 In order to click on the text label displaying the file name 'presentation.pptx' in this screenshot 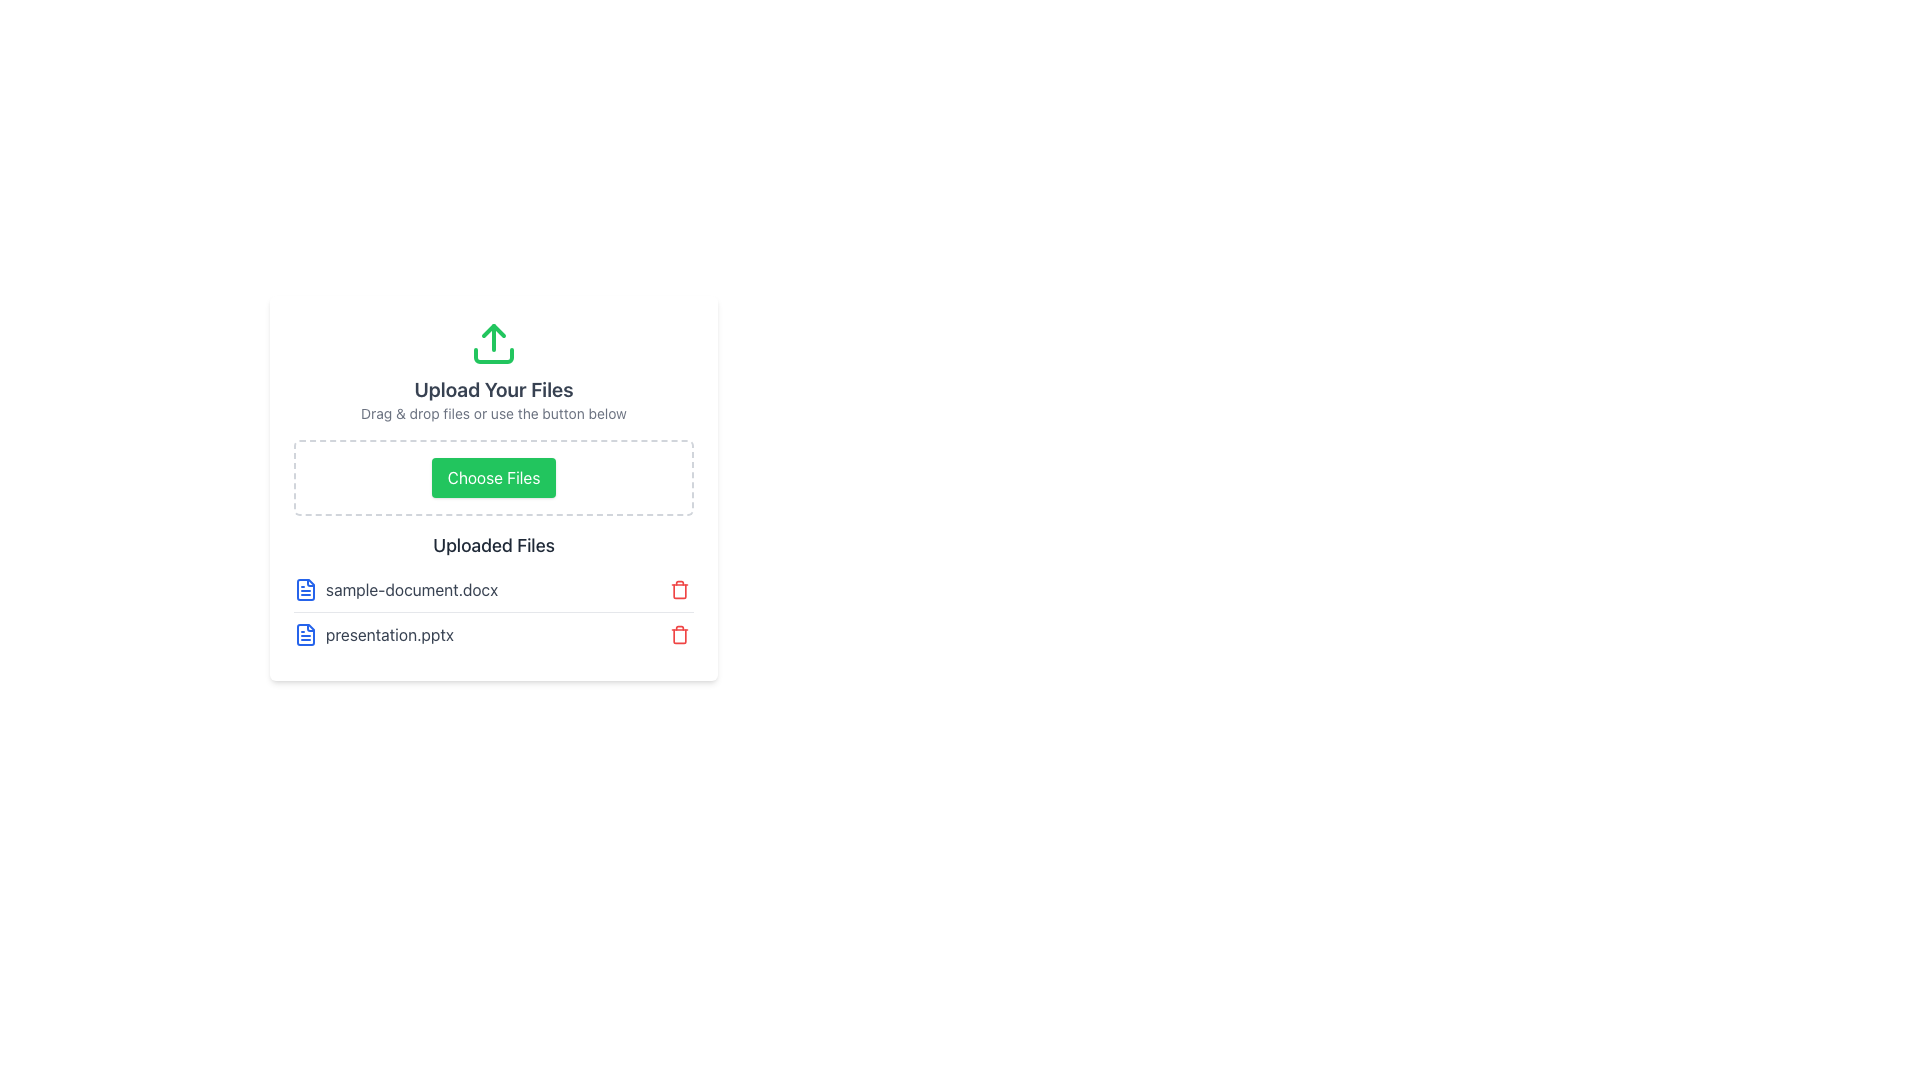, I will do `click(389, 635)`.